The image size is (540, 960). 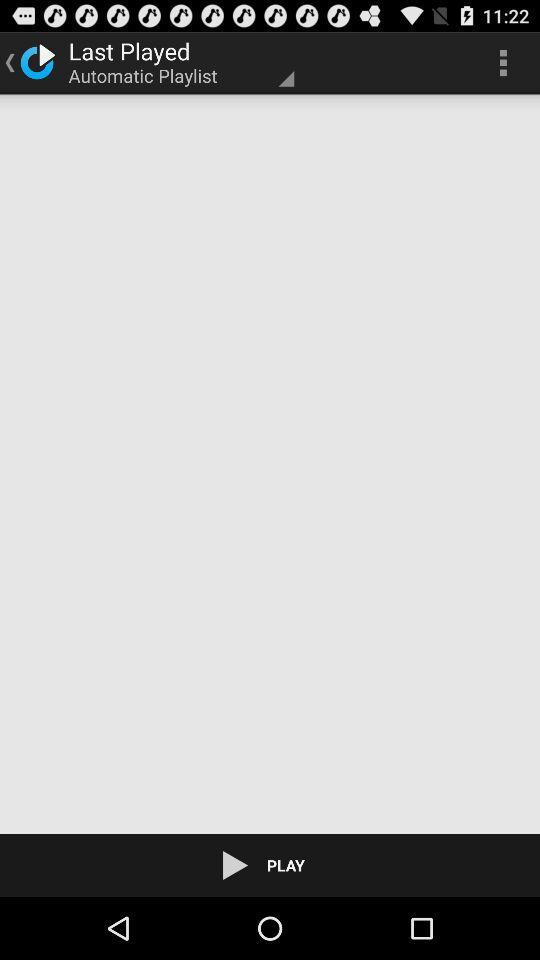 I want to click on the icon above the play, so click(x=270, y=464).